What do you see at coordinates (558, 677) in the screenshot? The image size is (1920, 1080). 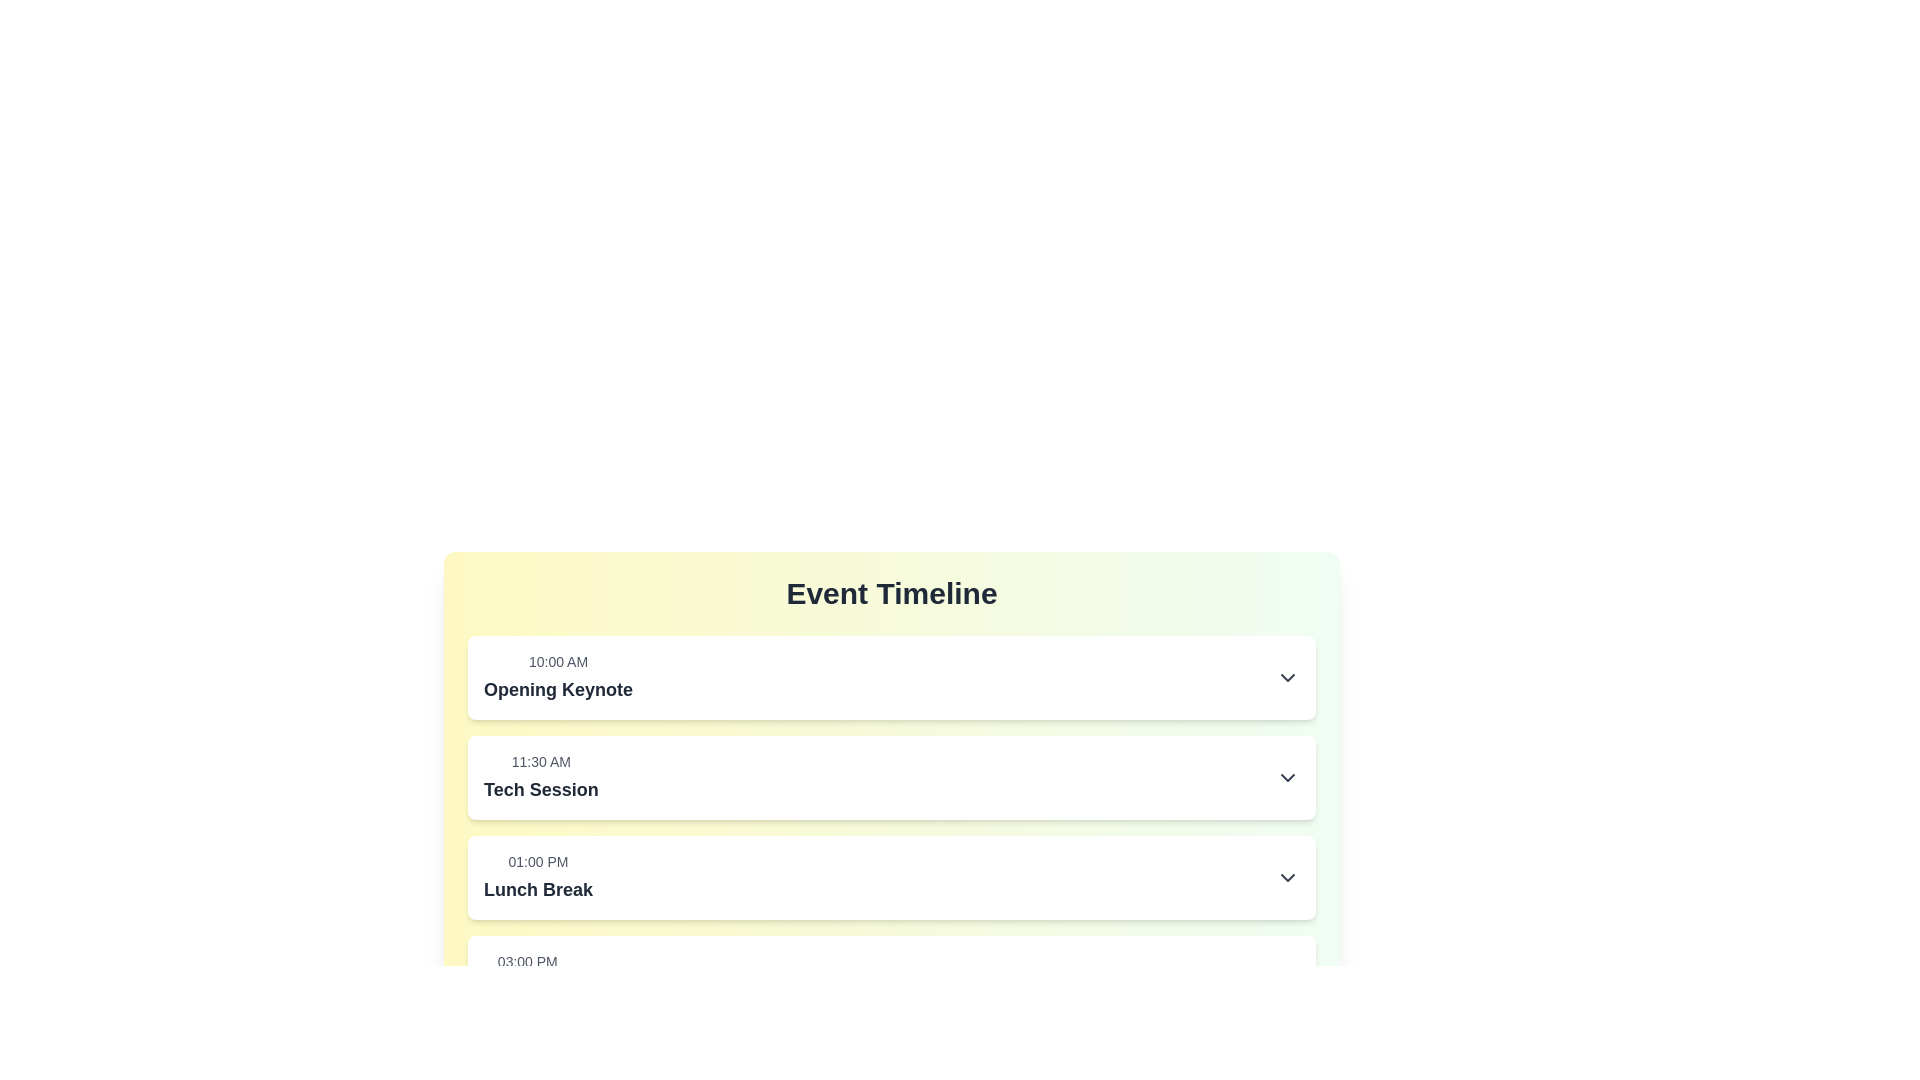 I see `text content of the Label displaying the time and title of the first event in the Event Timeline, located at the top-left corner of the list` at bounding box center [558, 677].